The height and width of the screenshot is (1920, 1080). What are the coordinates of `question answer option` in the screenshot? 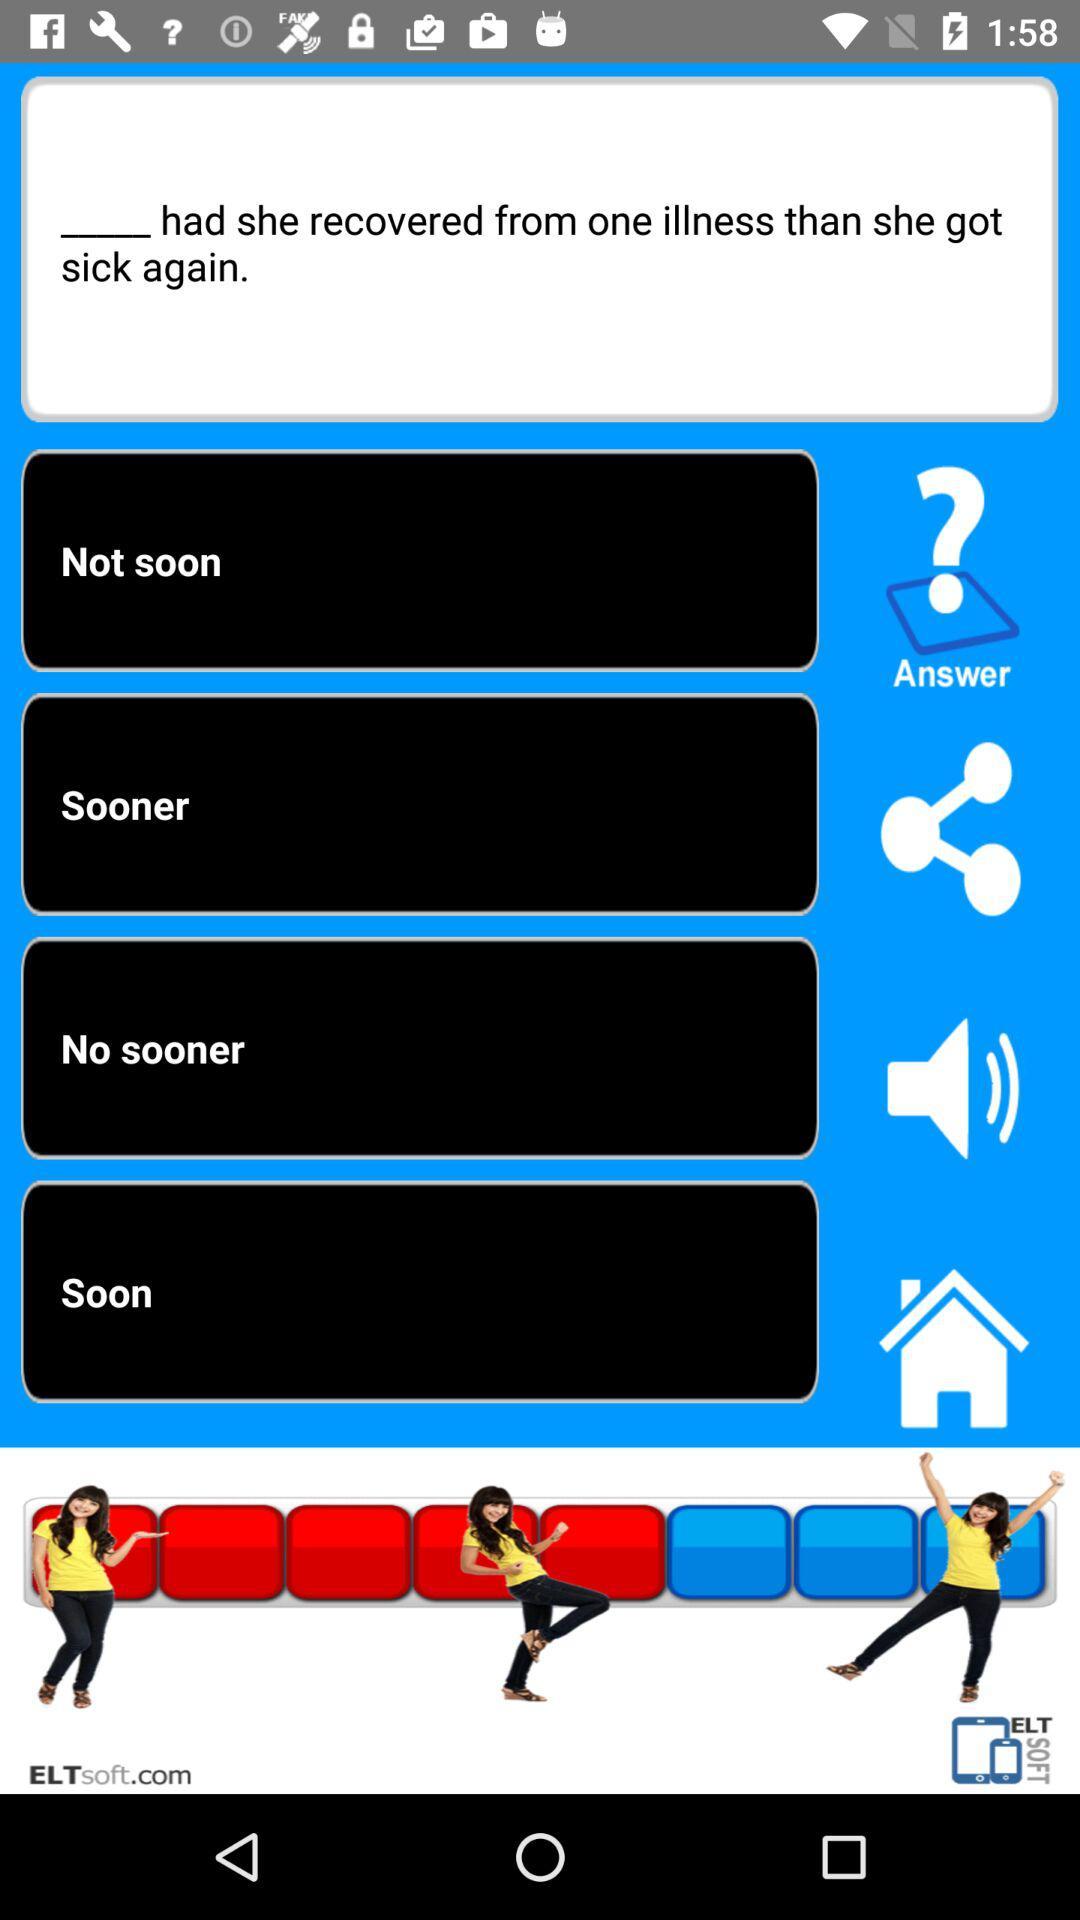 It's located at (952, 567).